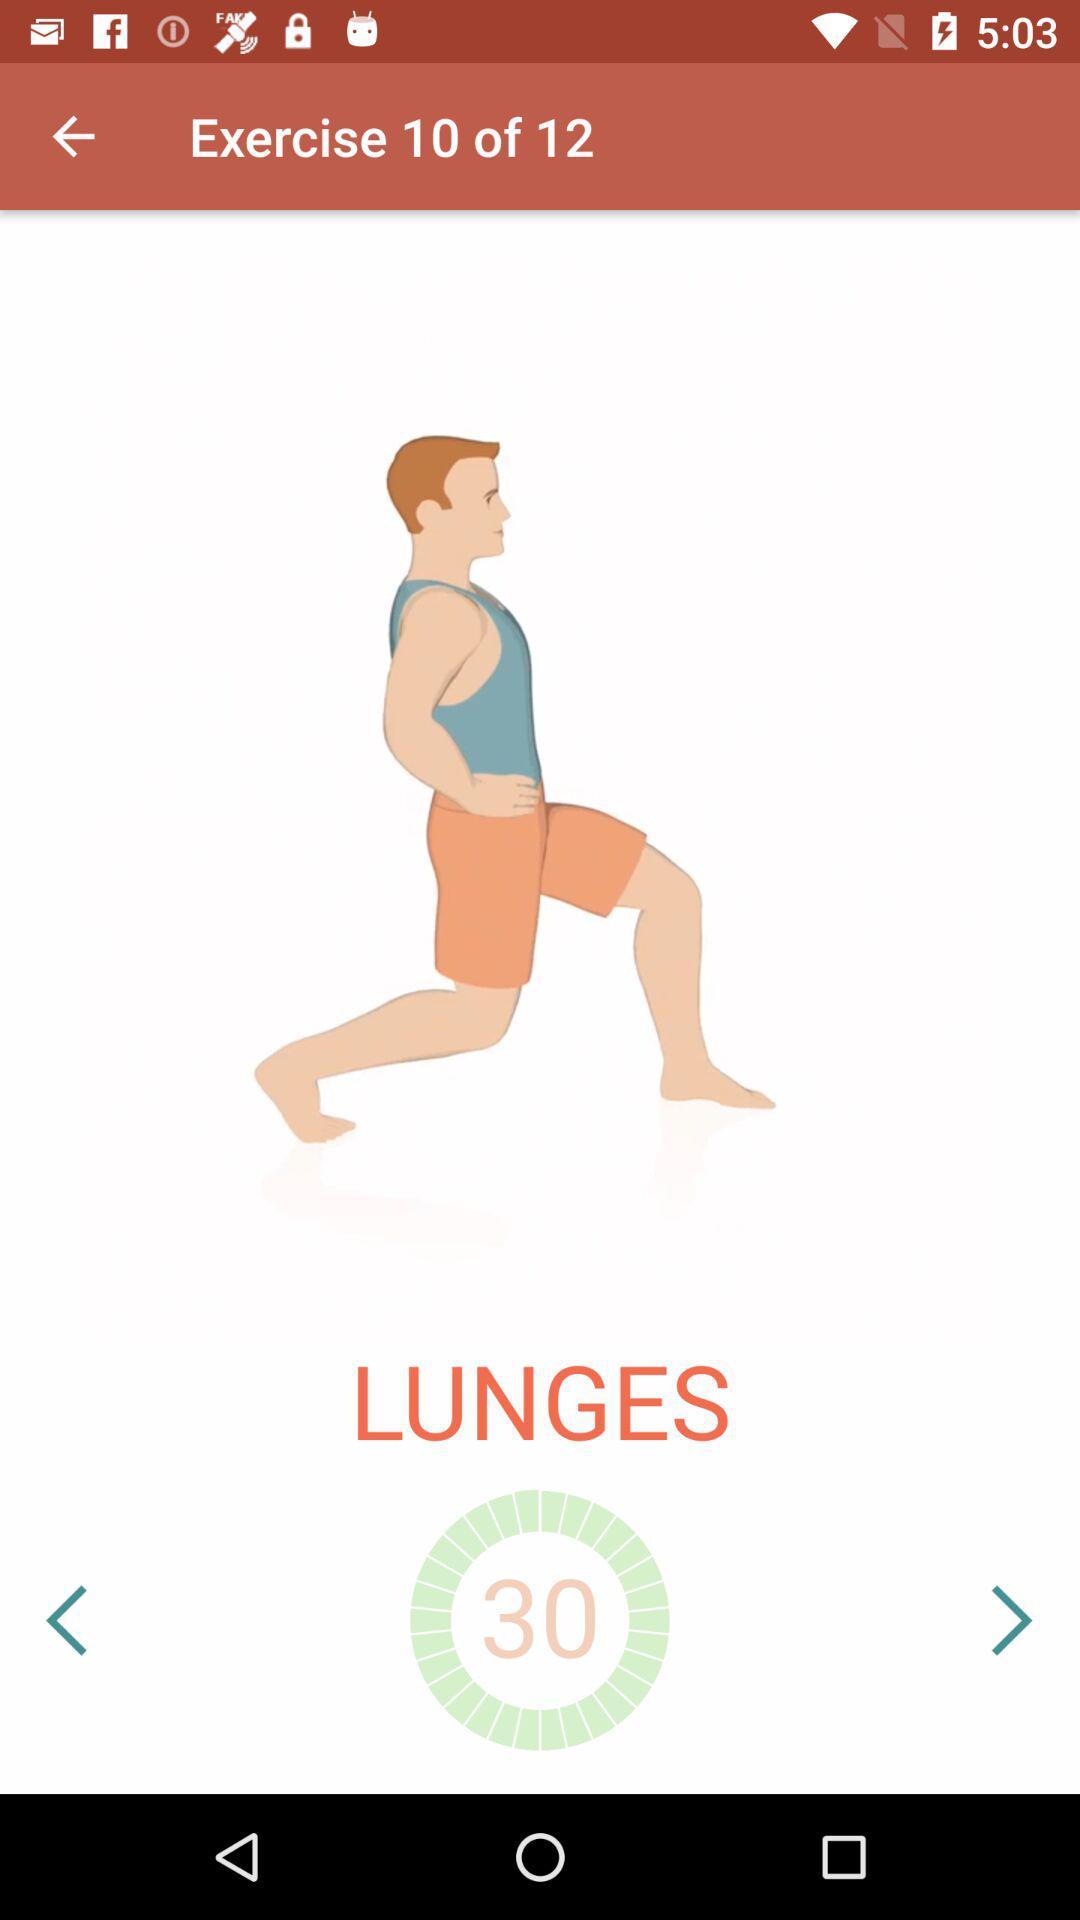  Describe the element at coordinates (128, 1620) in the screenshot. I see `icon below lunges item` at that location.